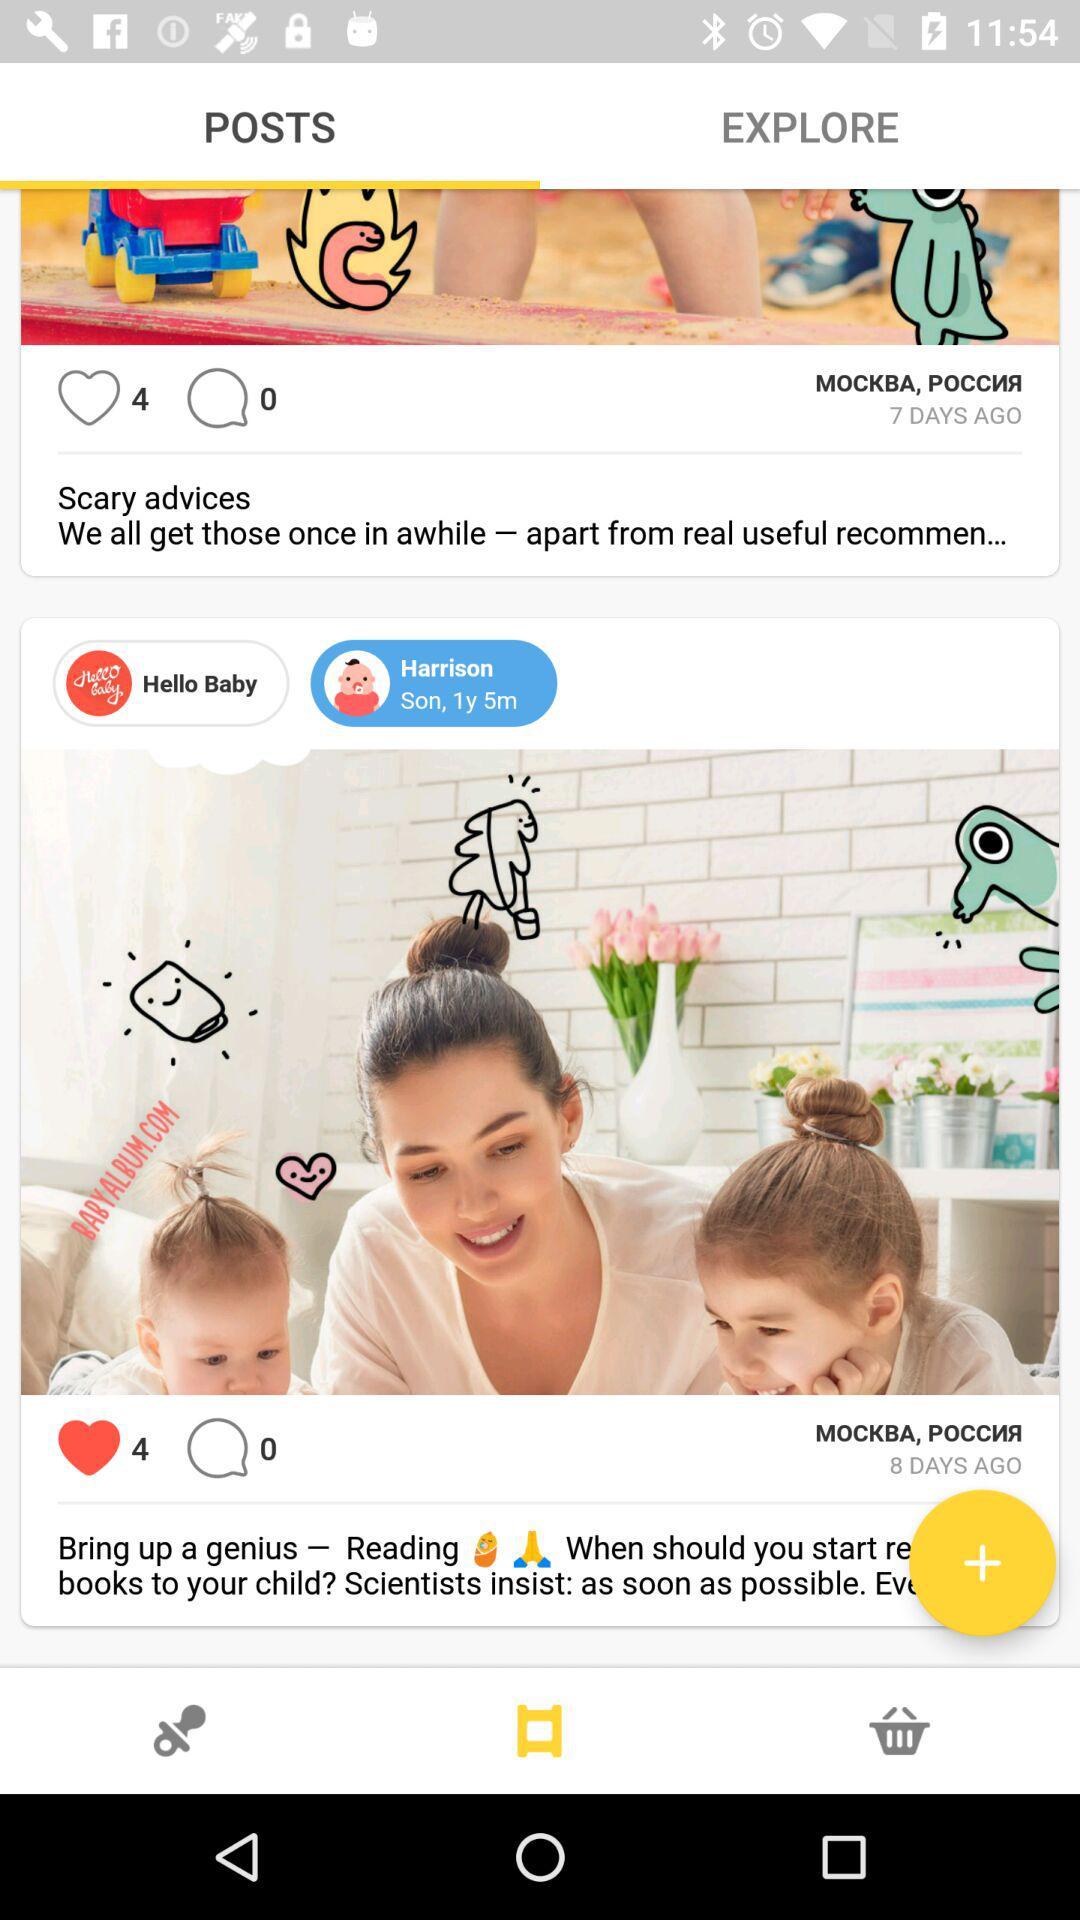 This screenshot has width=1080, height=1920. What do you see at coordinates (88, 398) in the screenshot?
I see `heart post` at bounding box center [88, 398].